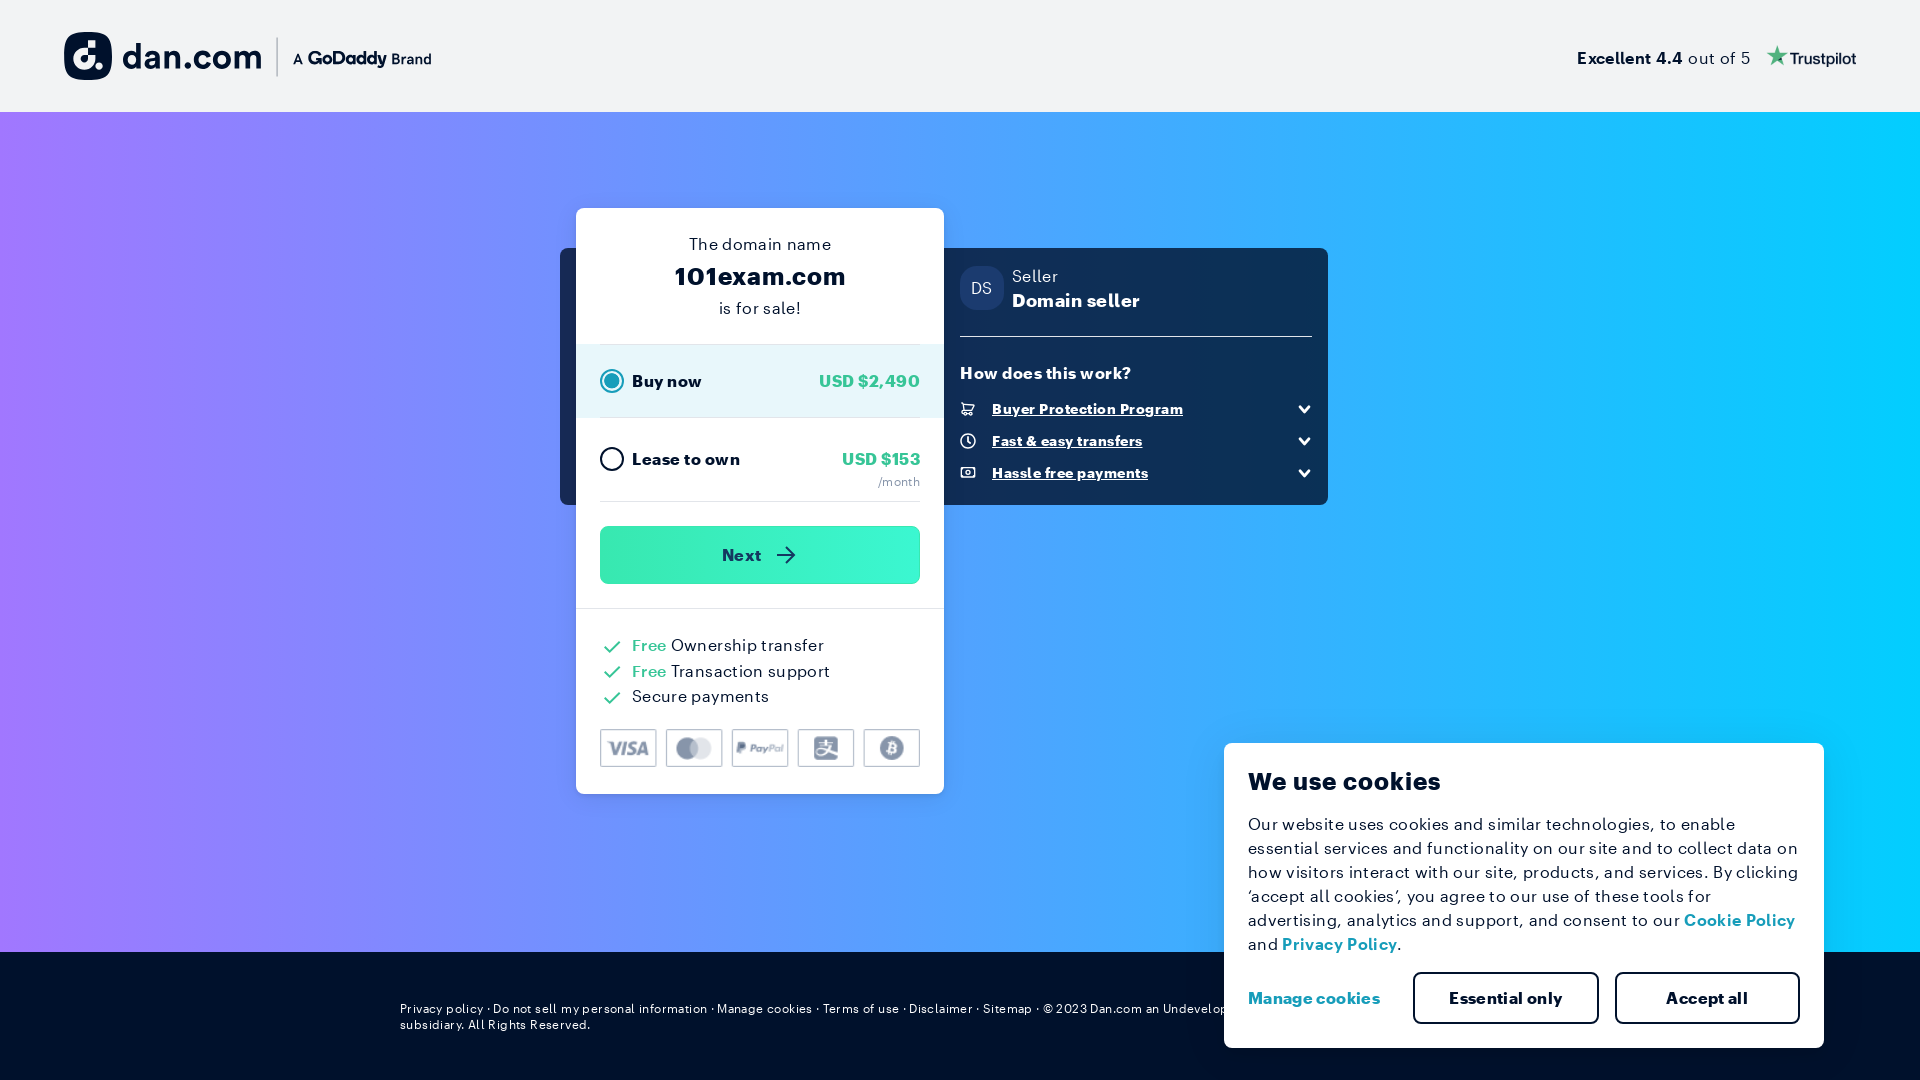 The image size is (1920, 1080). I want to click on 'Essential only', so click(1506, 998).